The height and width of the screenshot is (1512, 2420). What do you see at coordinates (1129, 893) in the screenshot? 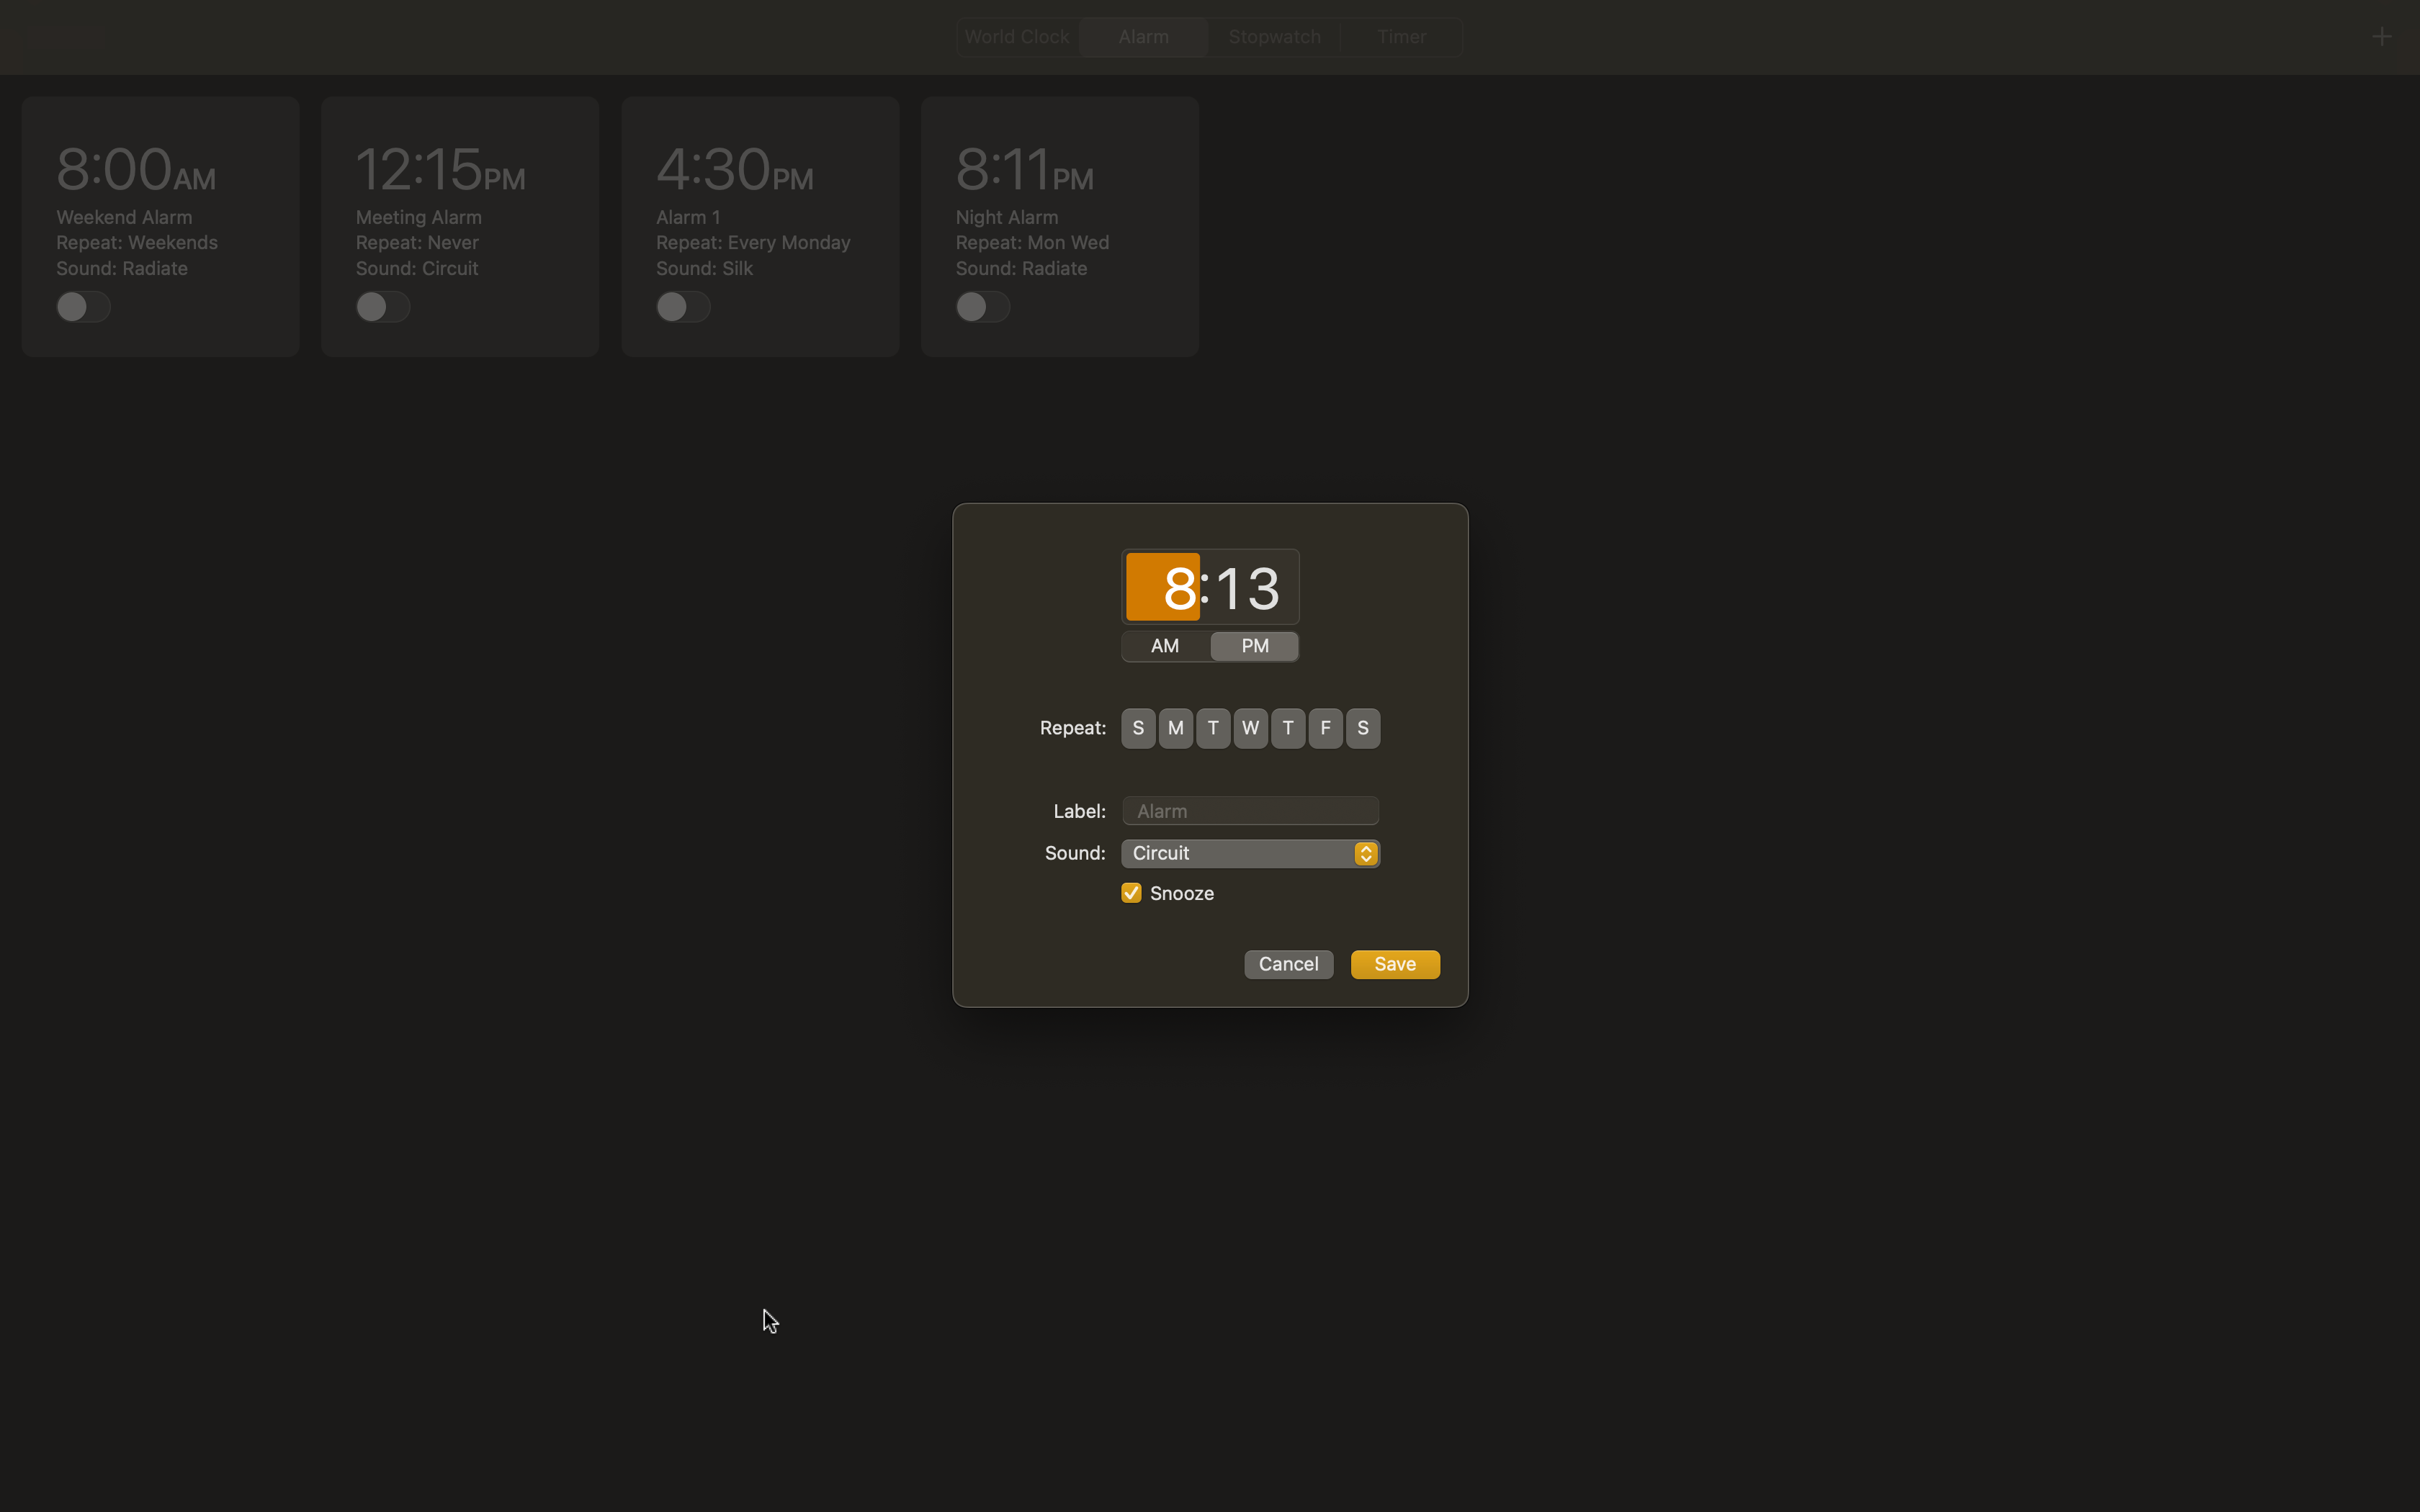
I see `Deactivate snooze feature` at bounding box center [1129, 893].